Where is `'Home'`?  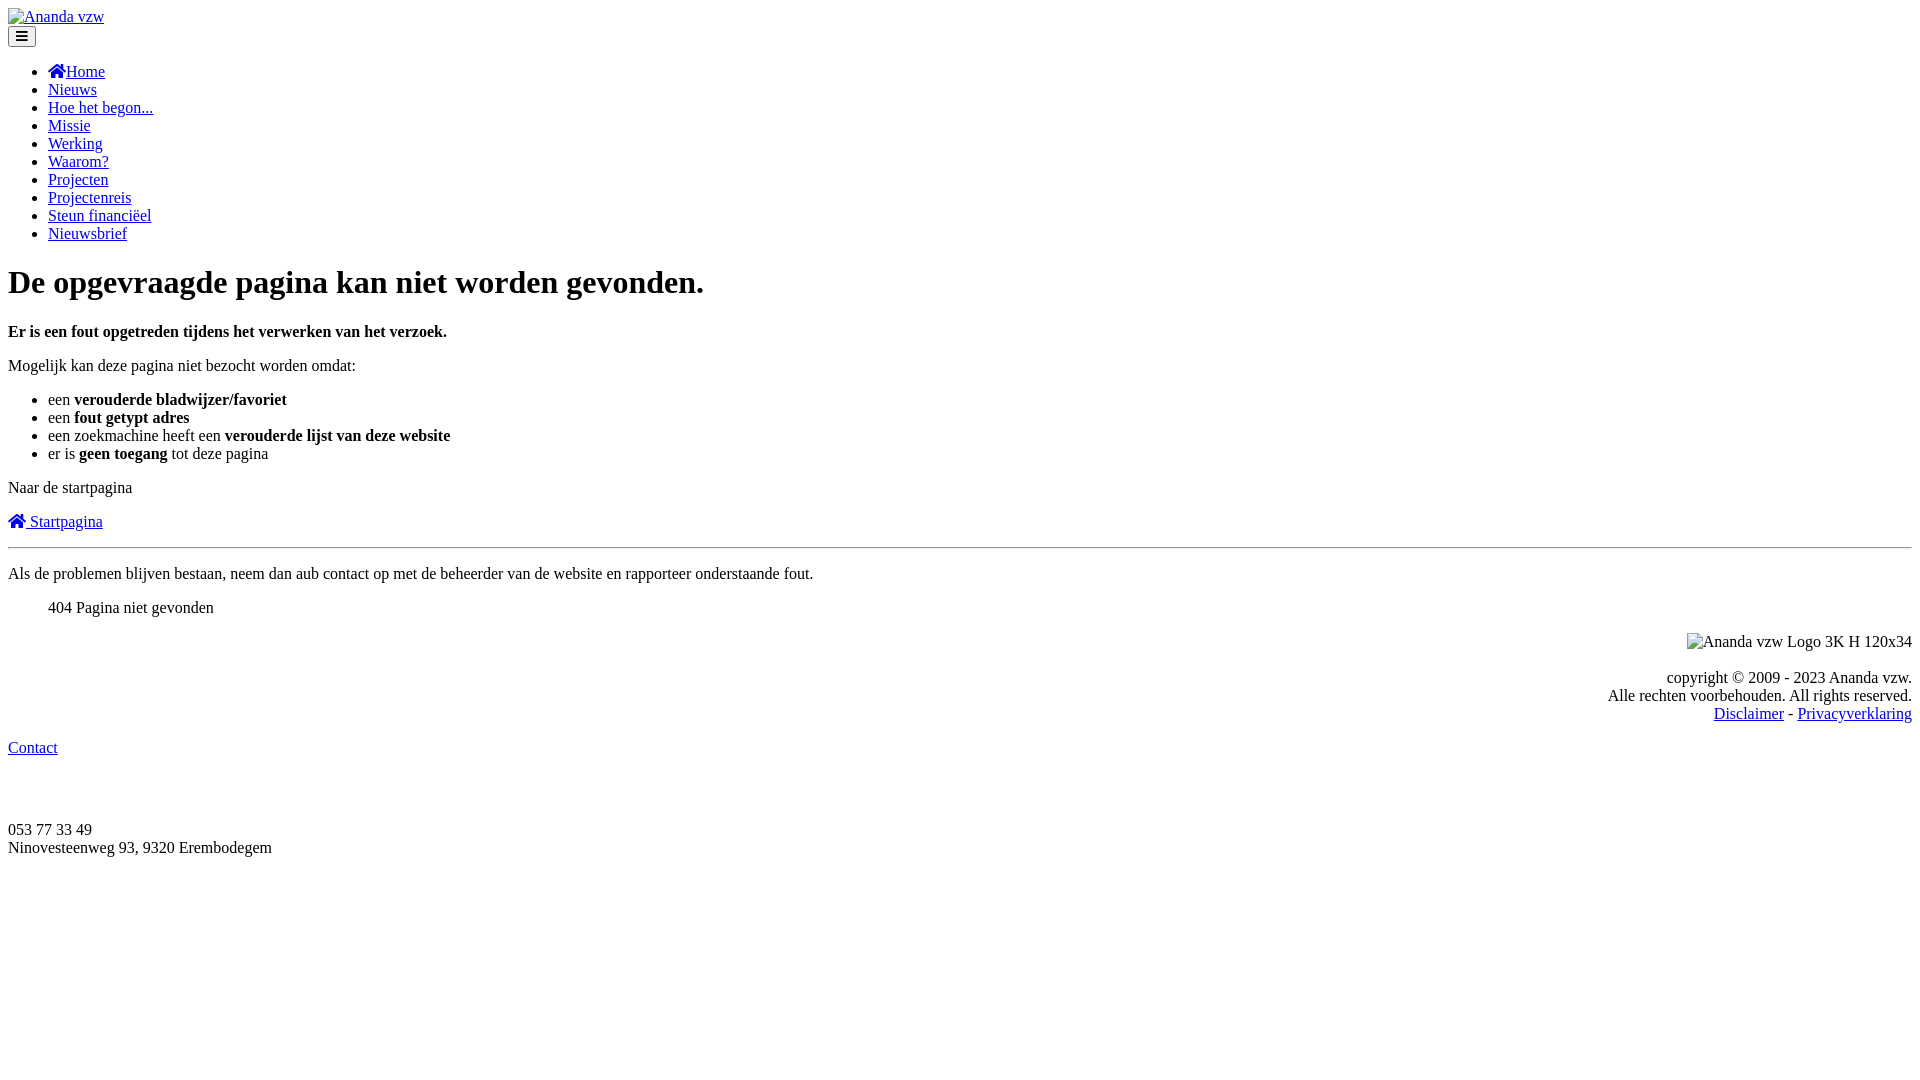 'Home' is located at coordinates (76, 70).